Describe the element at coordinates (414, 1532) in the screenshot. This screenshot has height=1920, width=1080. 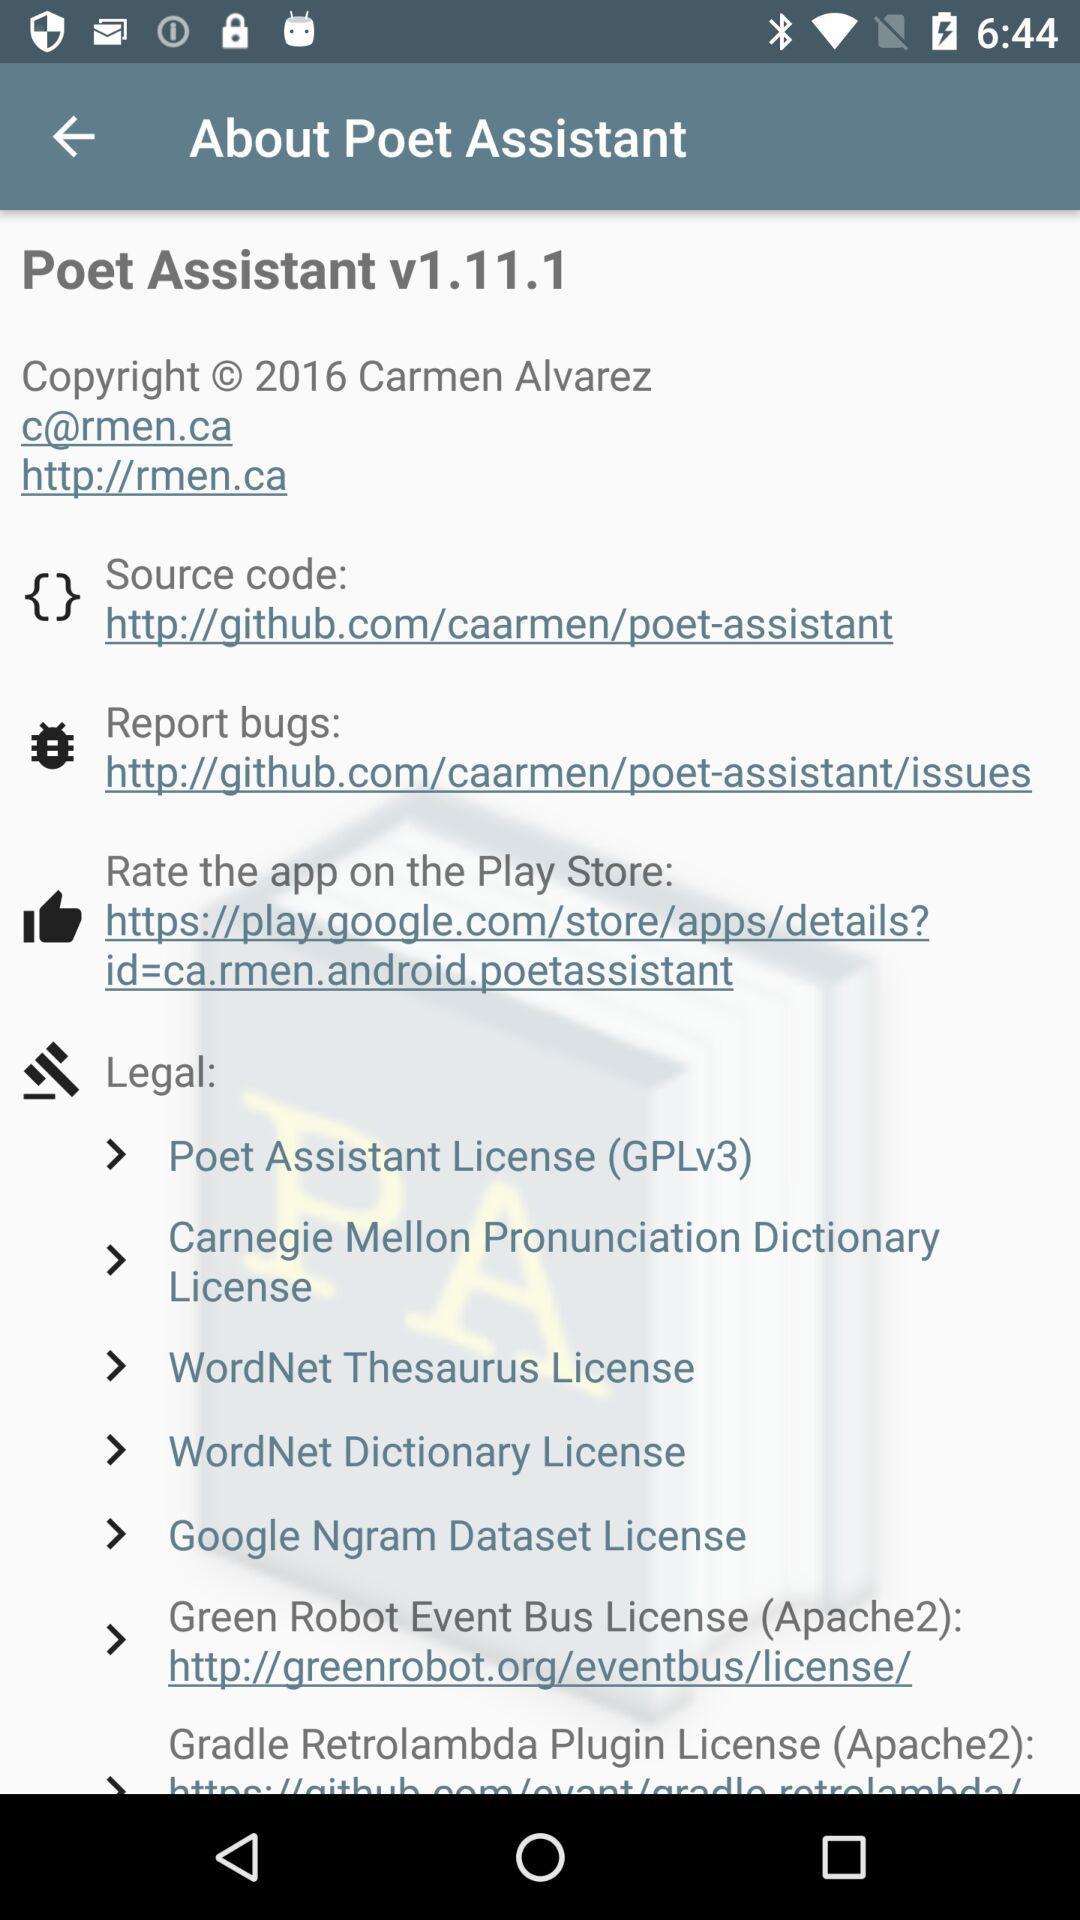
I see `the google ngram dataset item` at that location.